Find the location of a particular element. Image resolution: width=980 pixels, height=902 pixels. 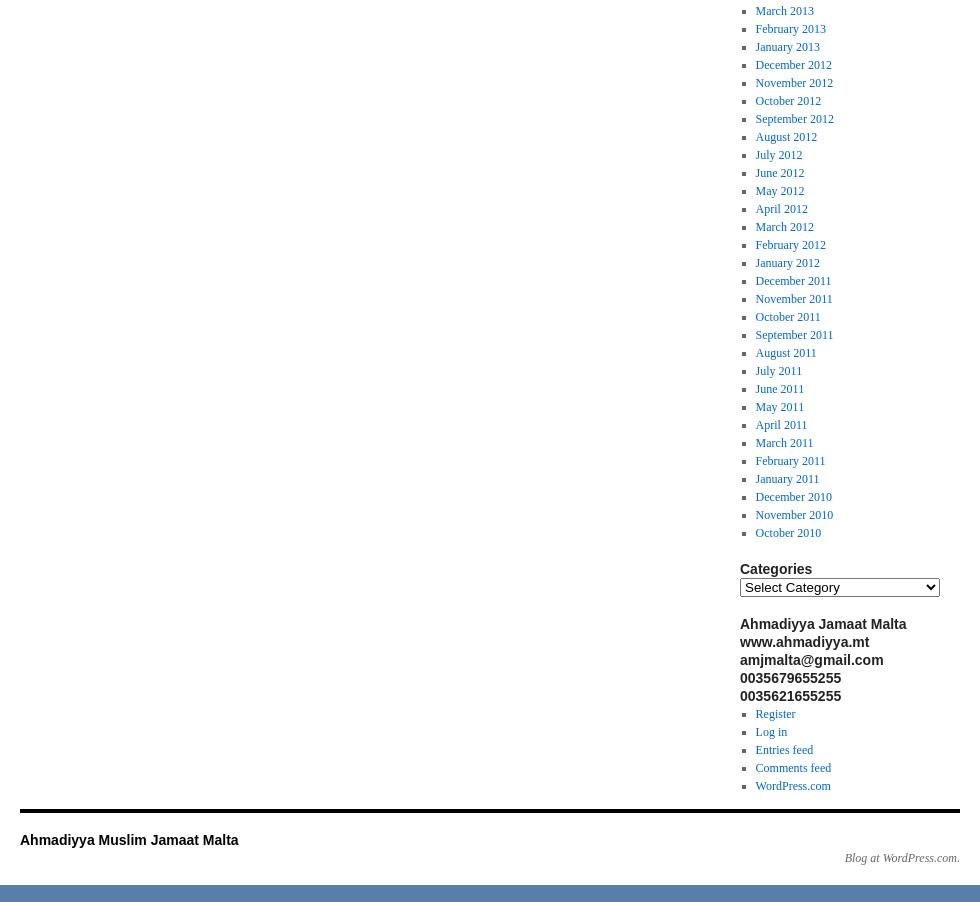

'June 2011' is located at coordinates (779, 388).